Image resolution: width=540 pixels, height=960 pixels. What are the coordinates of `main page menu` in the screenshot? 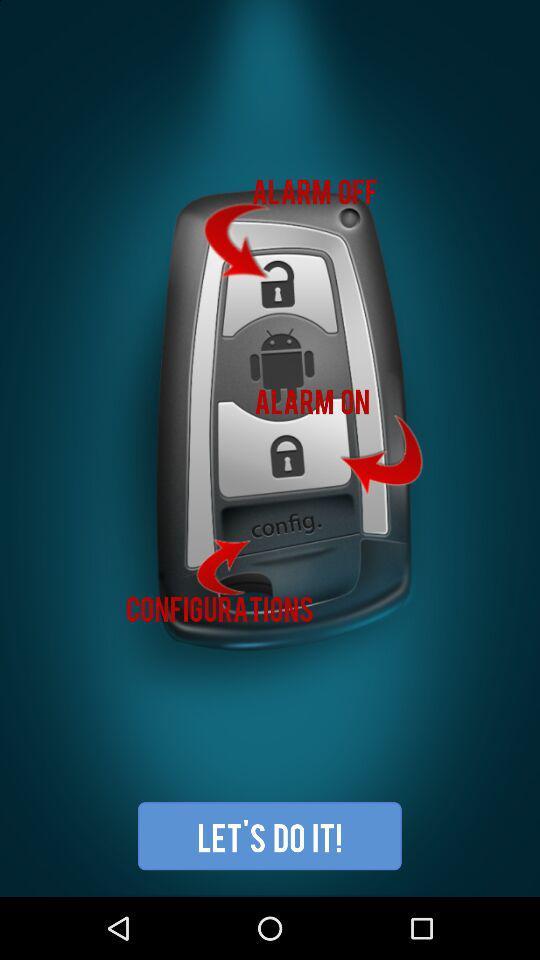 It's located at (270, 448).